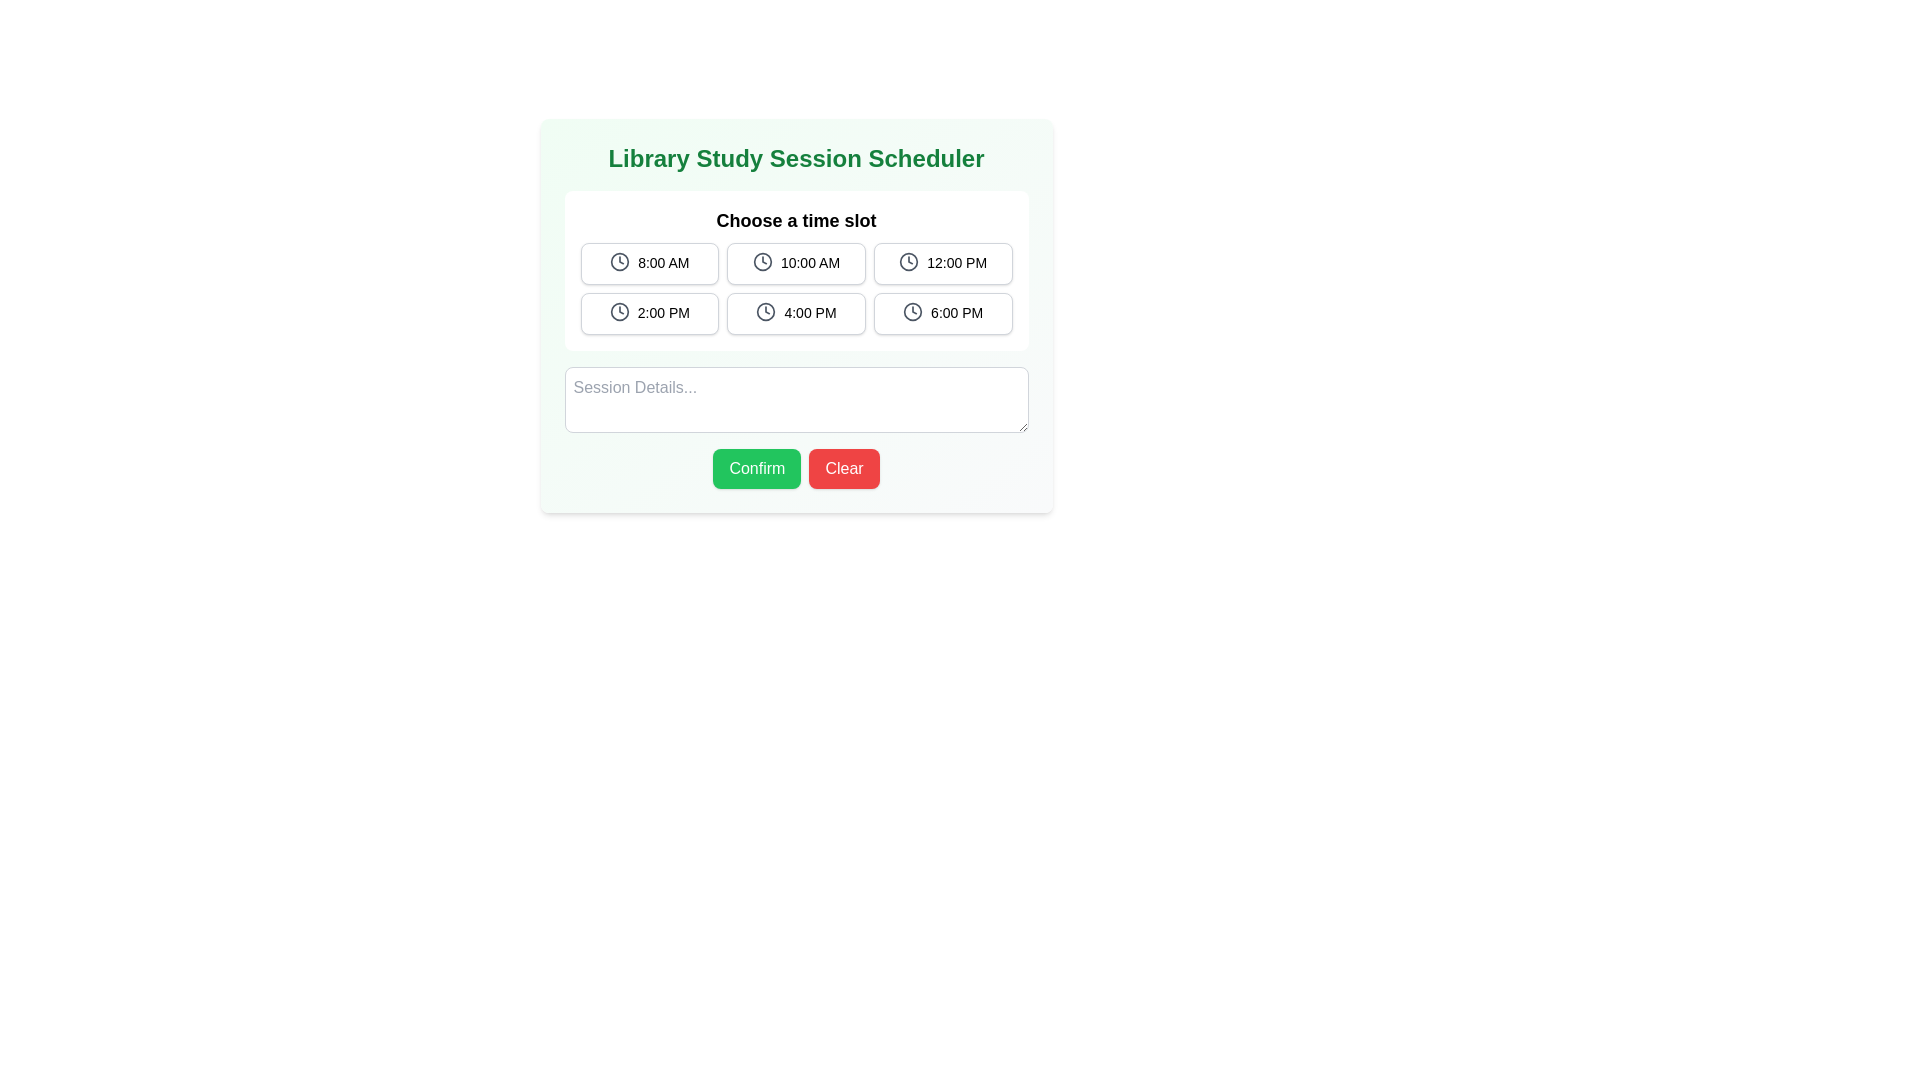 The height and width of the screenshot is (1080, 1920). Describe the element at coordinates (795, 289) in the screenshot. I see `the time slot in the grid located under the title 'Choose a time slot'` at that location.